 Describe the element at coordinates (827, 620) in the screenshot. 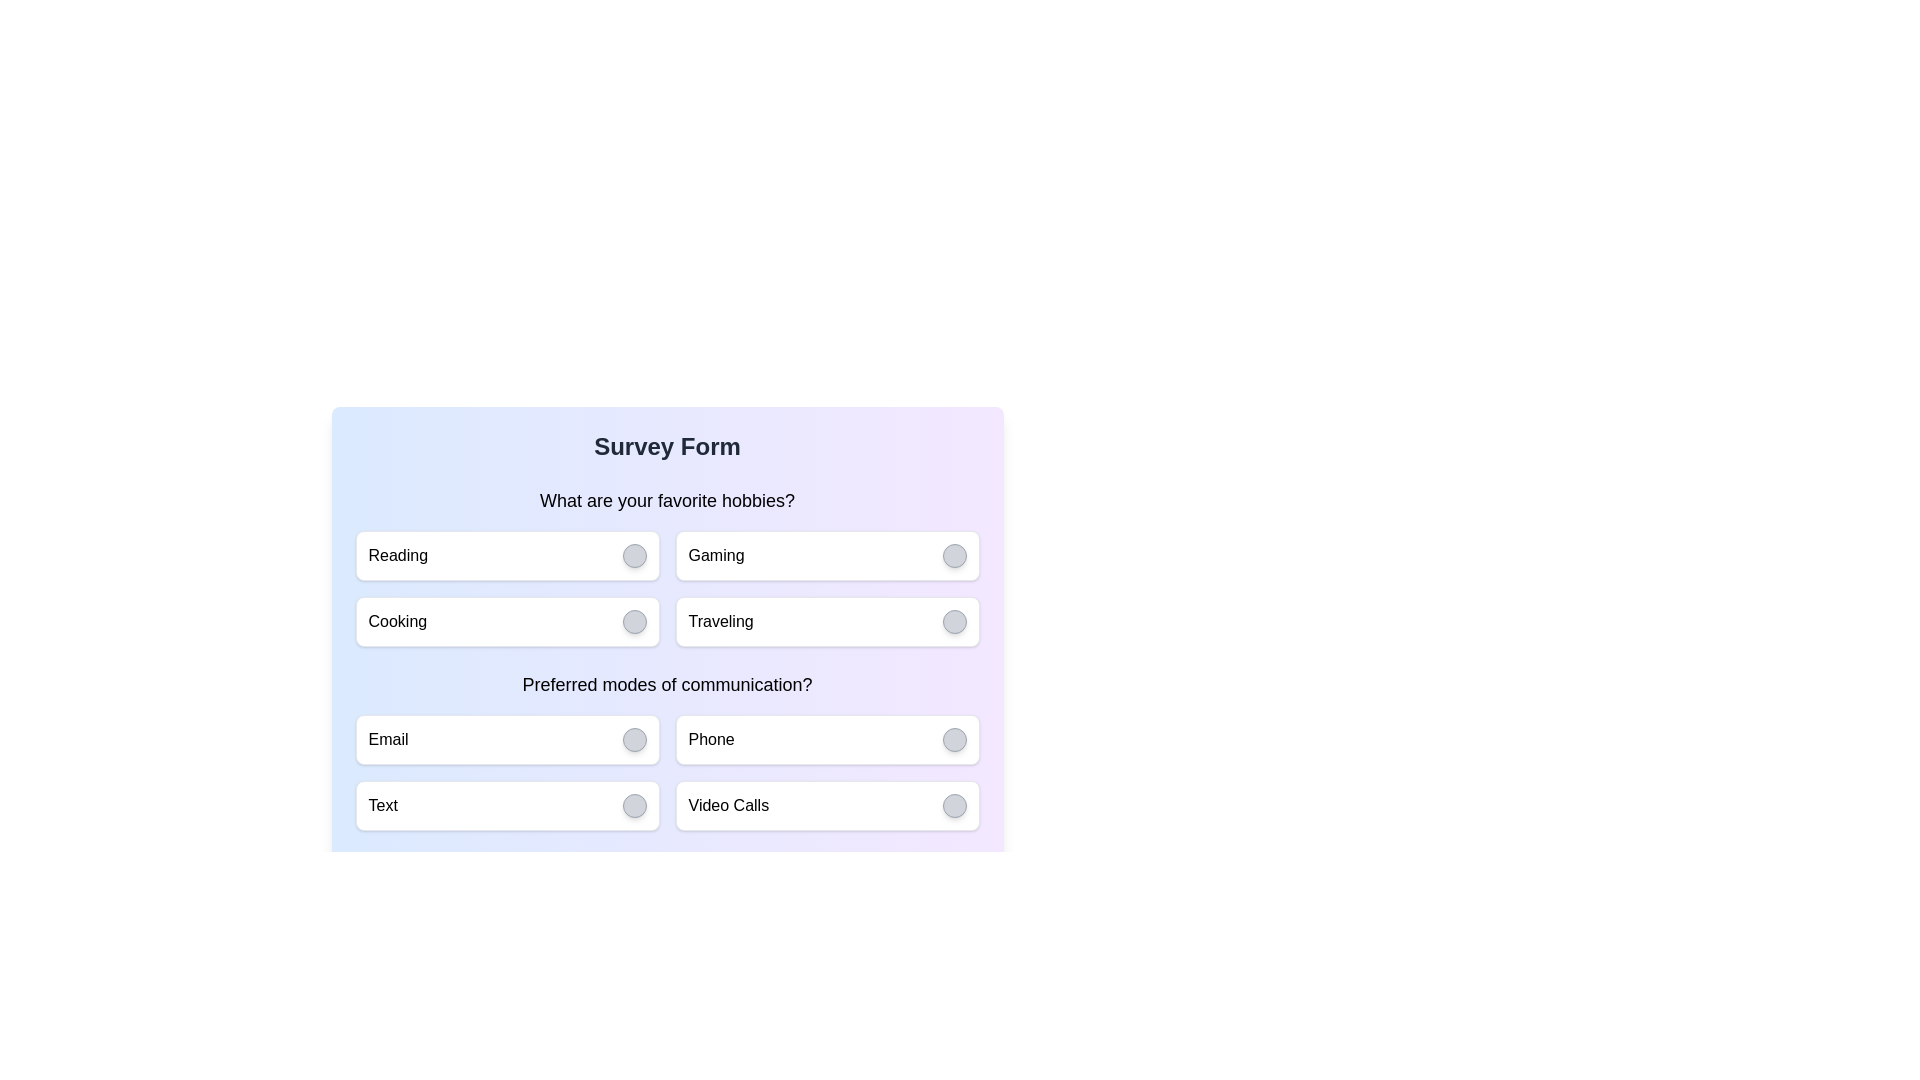

I see `the 'Traveling' selectable preference option` at that location.